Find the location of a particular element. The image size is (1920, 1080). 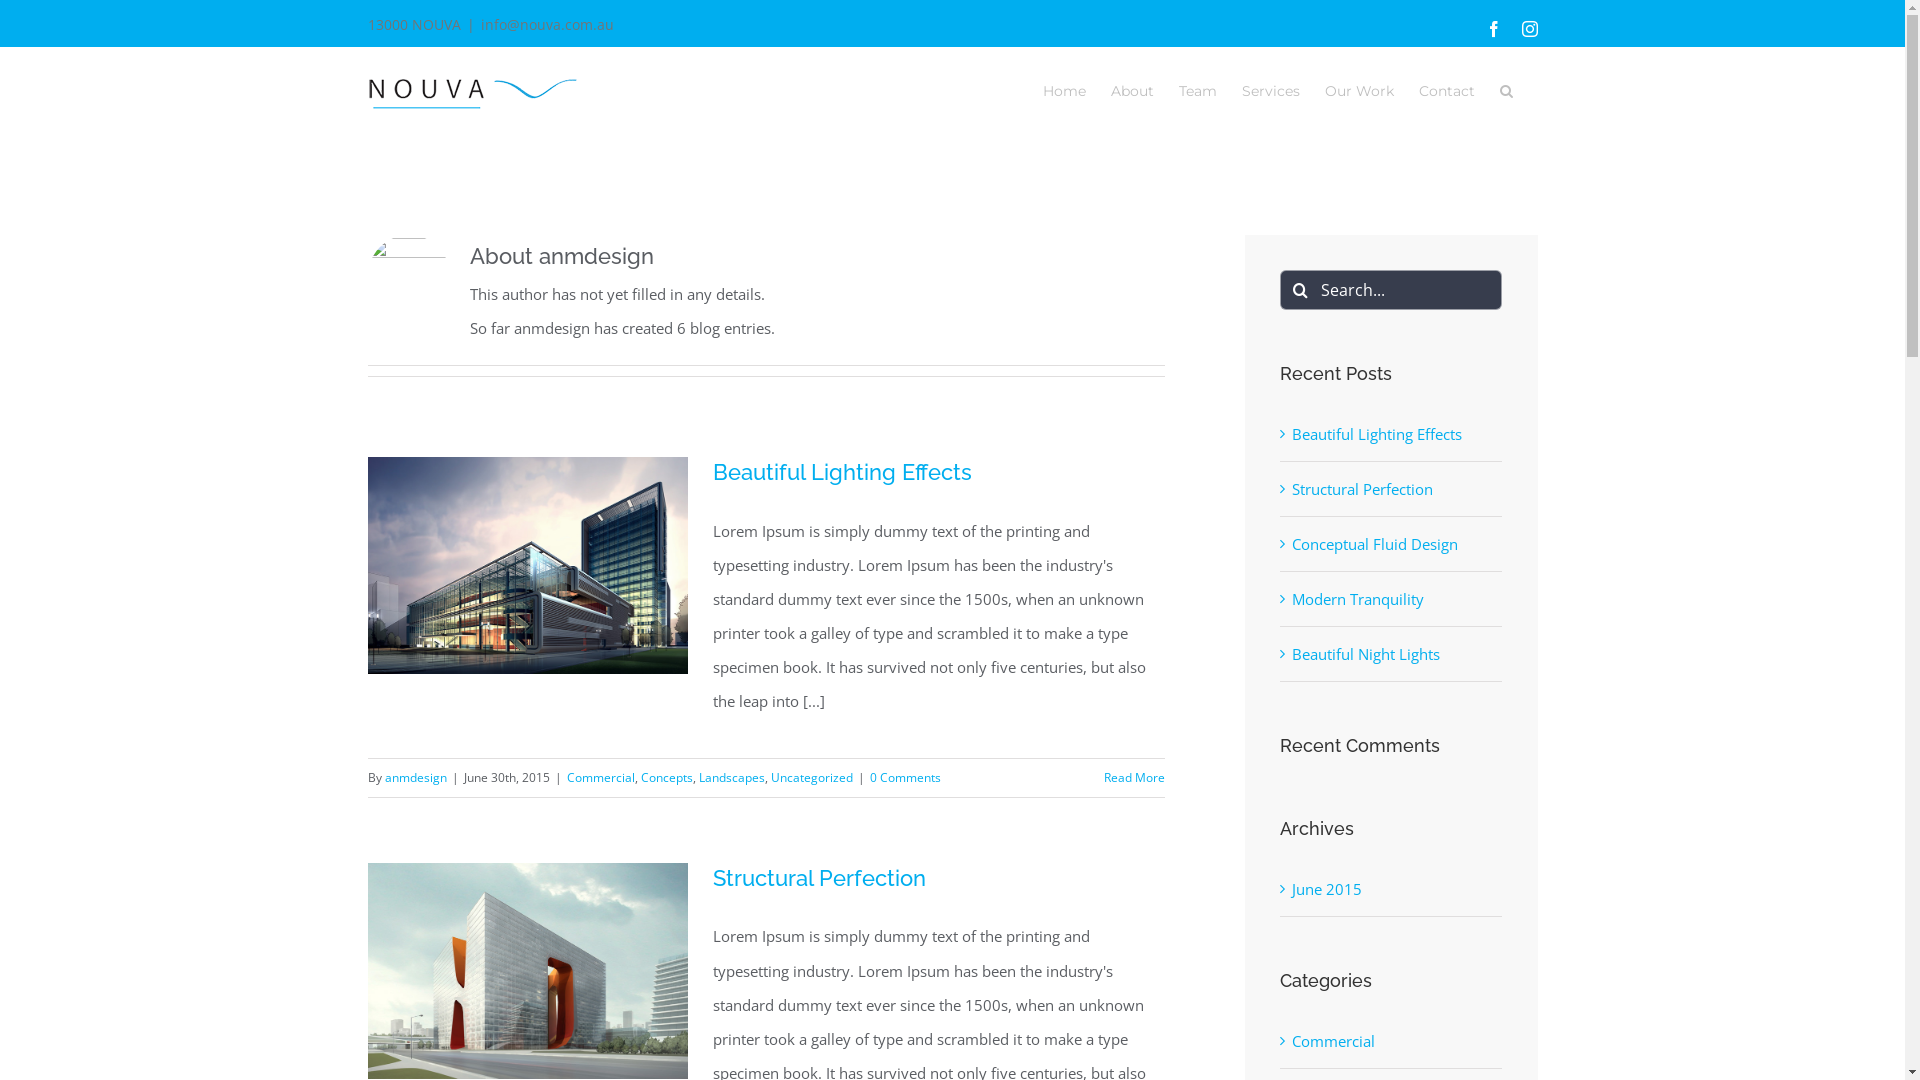

'Modern Tranquility' is located at coordinates (1358, 597).